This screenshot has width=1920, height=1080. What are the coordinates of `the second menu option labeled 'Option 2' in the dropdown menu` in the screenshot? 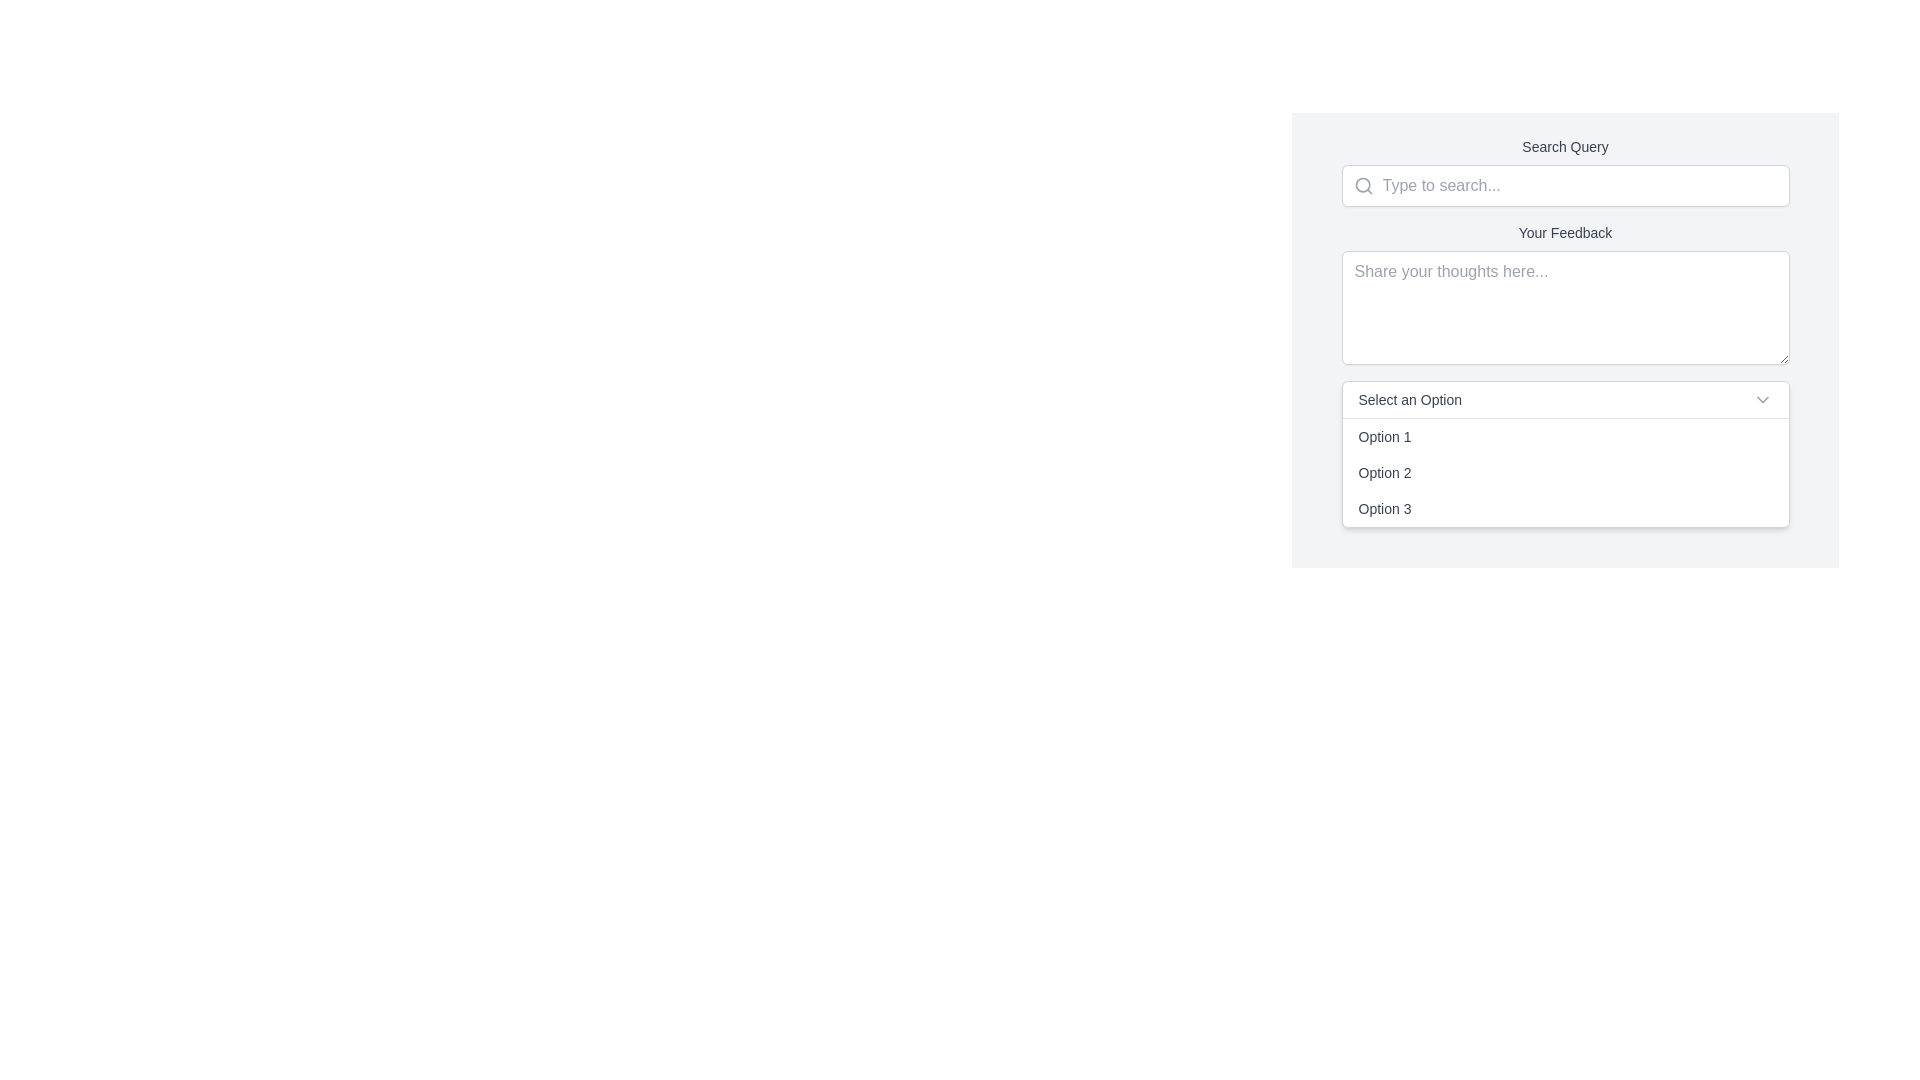 It's located at (1564, 473).